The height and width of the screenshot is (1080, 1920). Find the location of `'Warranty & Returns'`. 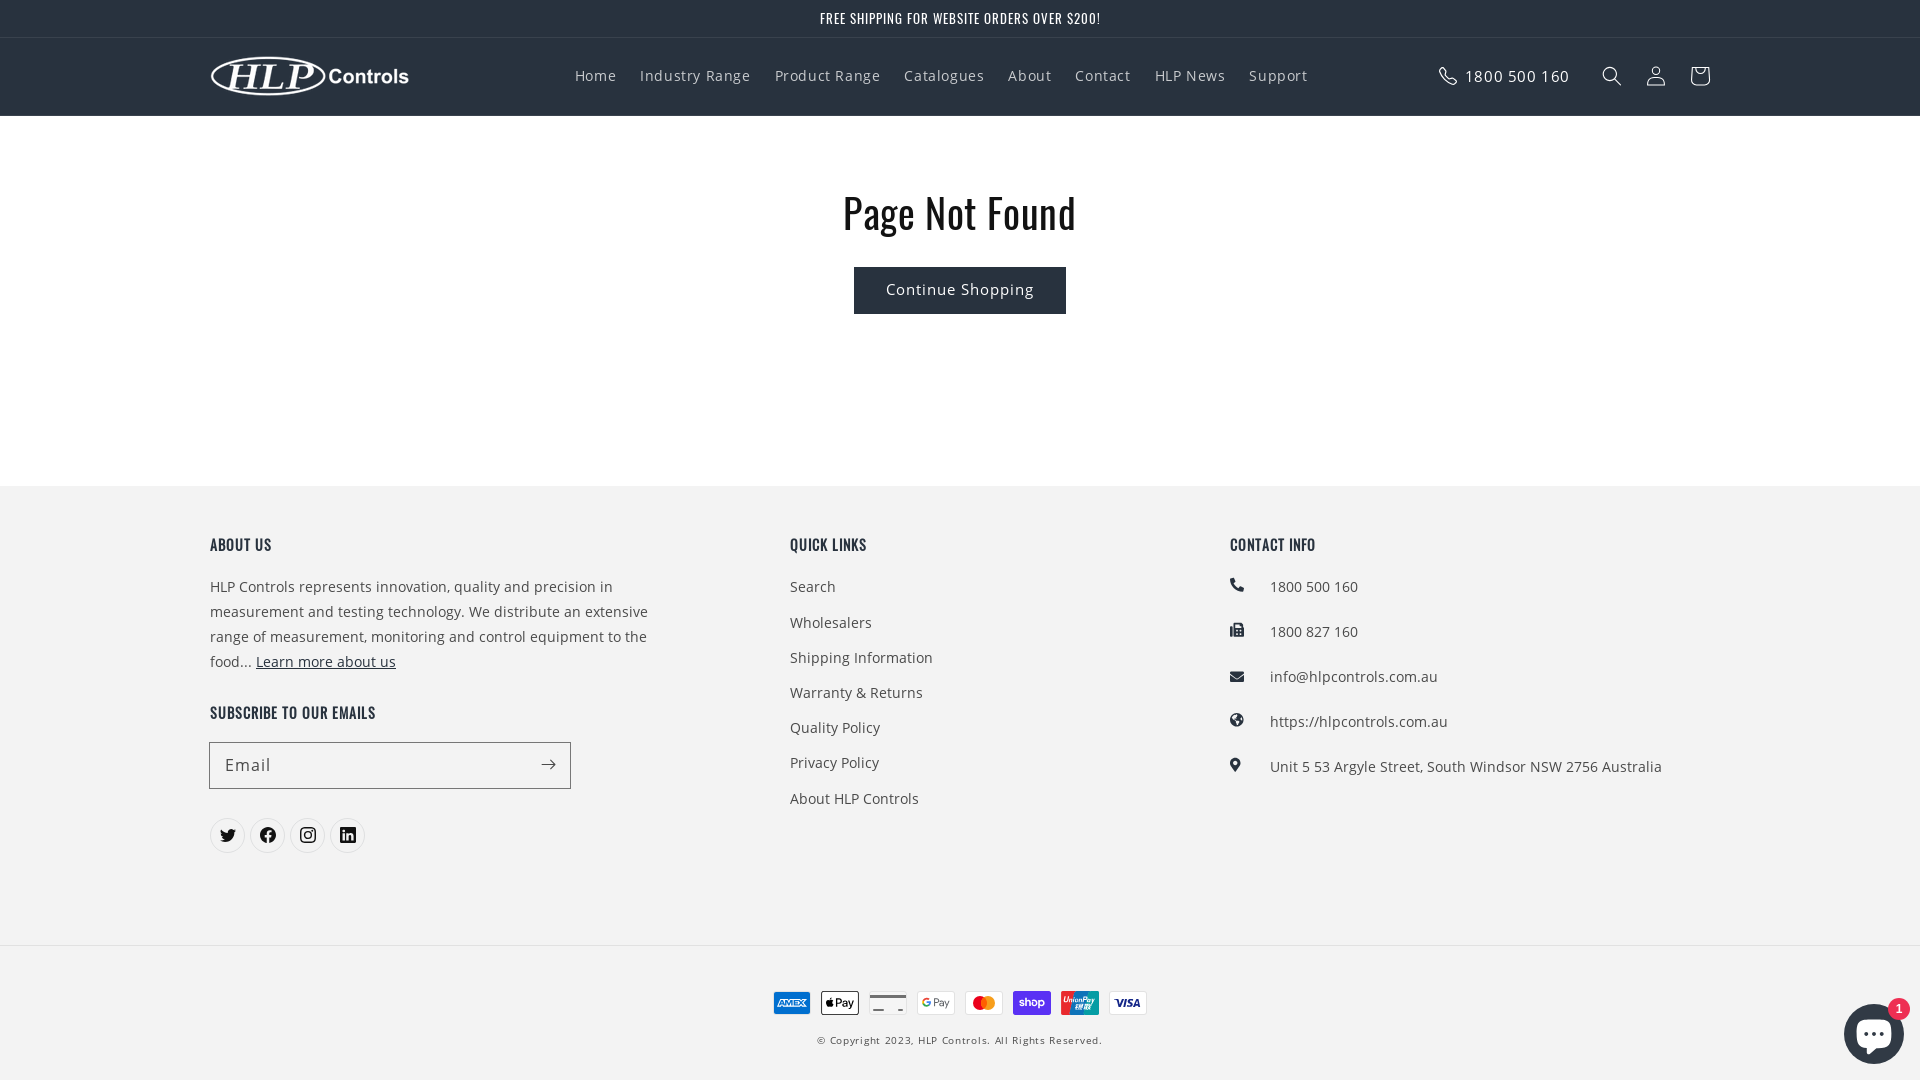

'Warranty & Returns' is located at coordinates (856, 691).